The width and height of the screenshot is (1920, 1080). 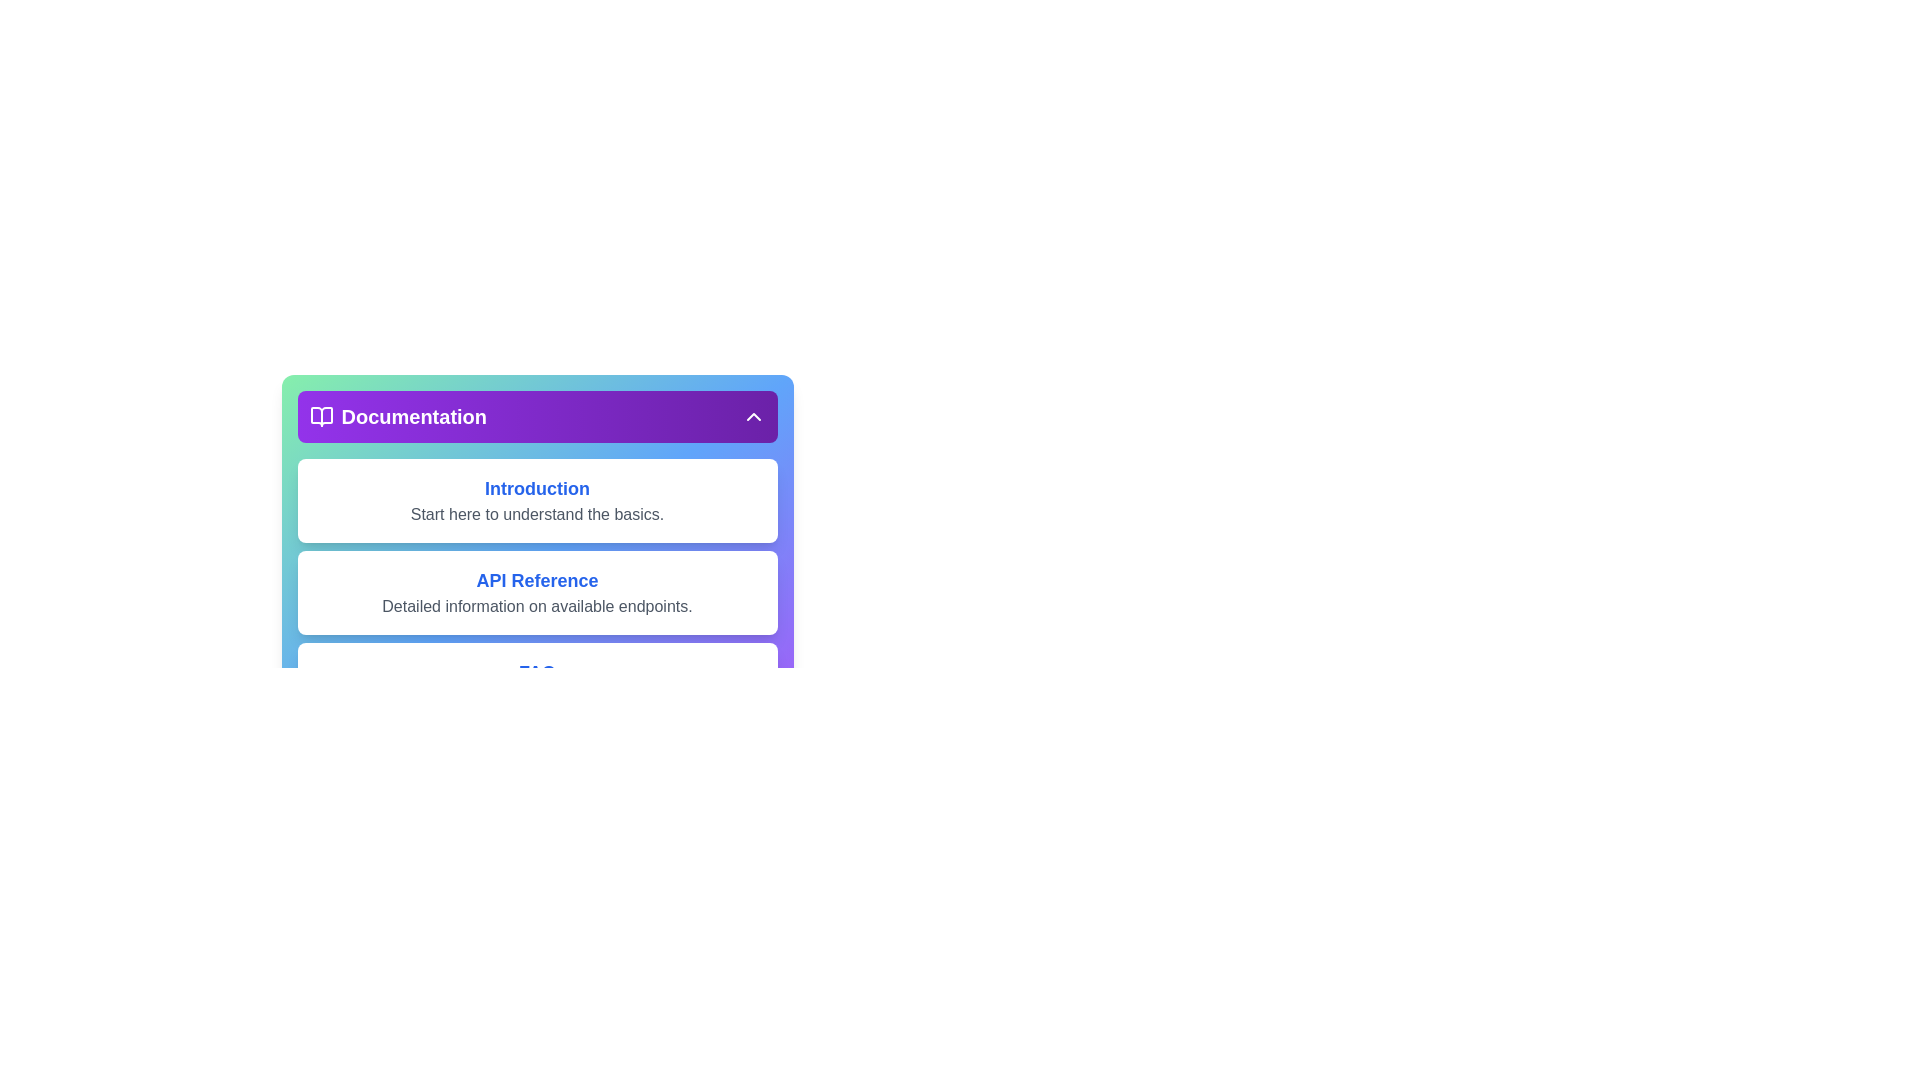 What do you see at coordinates (537, 592) in the screenshot?
I see `the documentation section API Reference to view its details` at bounding box center [537, 592].